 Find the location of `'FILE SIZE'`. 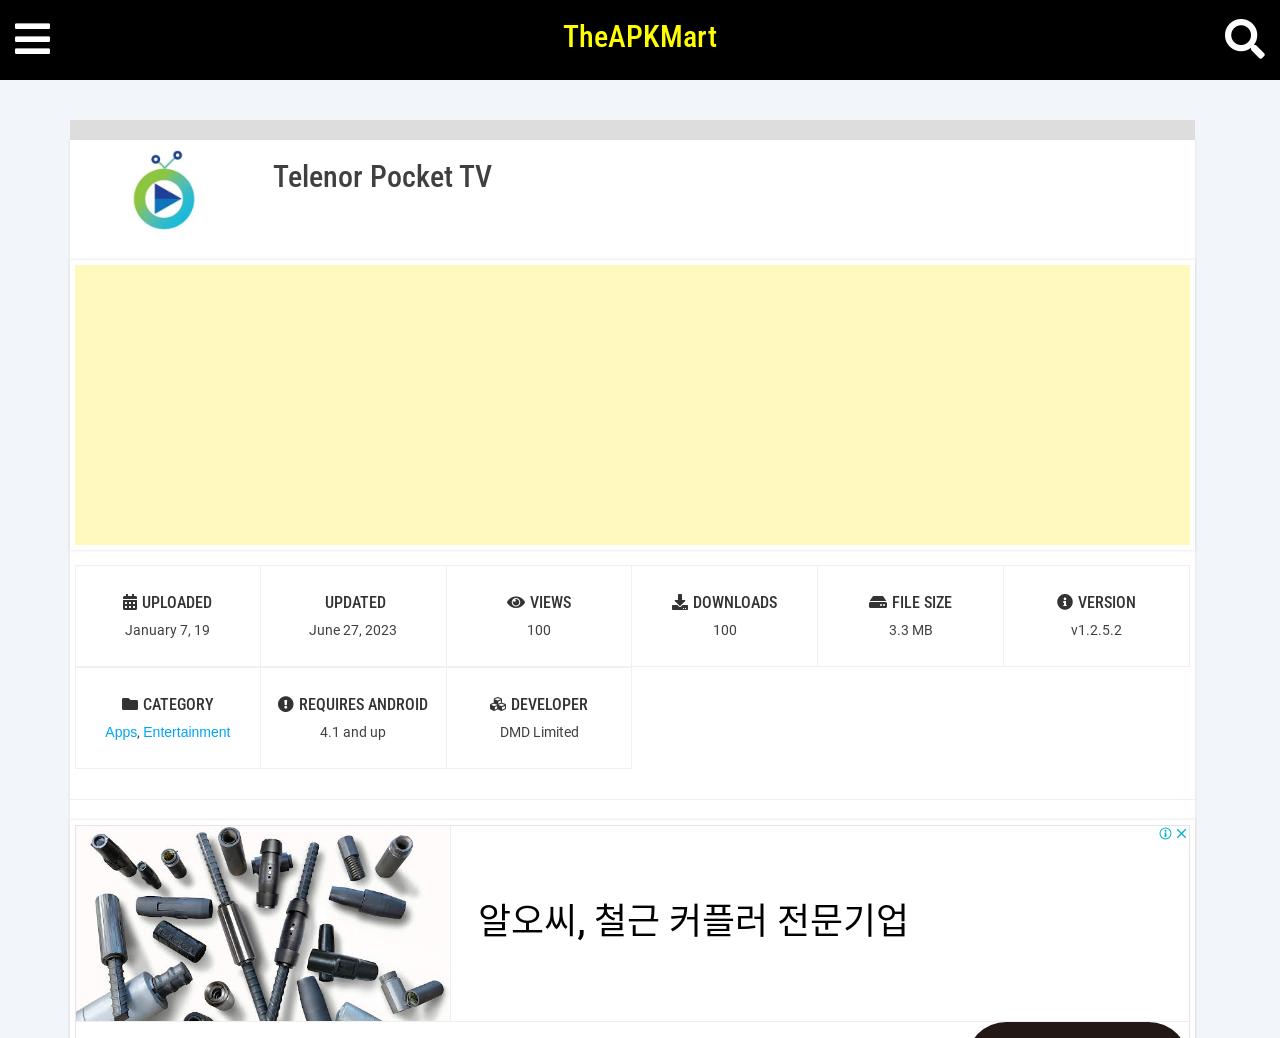

'FILE SIZE' is located at coordinates (920, 601).